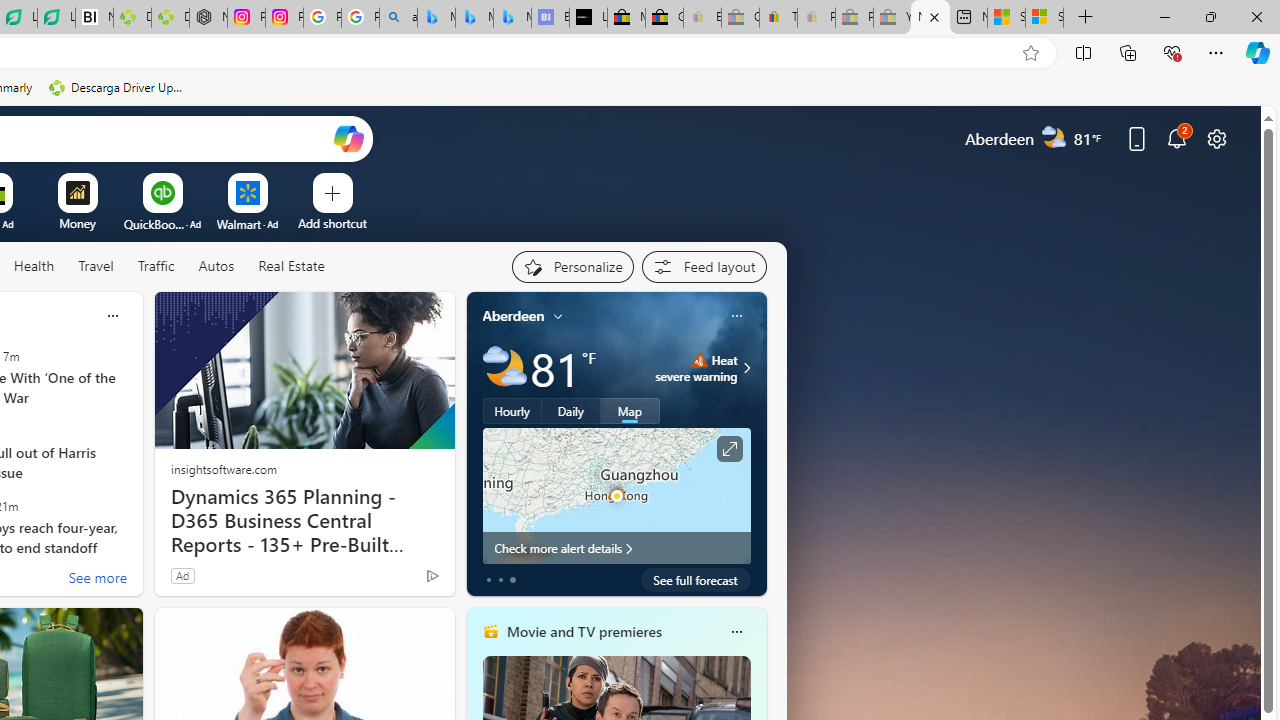 The height and width of the screenshot is (720, 1280). I want to click on 'Descarga Driver Updater', so click(117, 87).